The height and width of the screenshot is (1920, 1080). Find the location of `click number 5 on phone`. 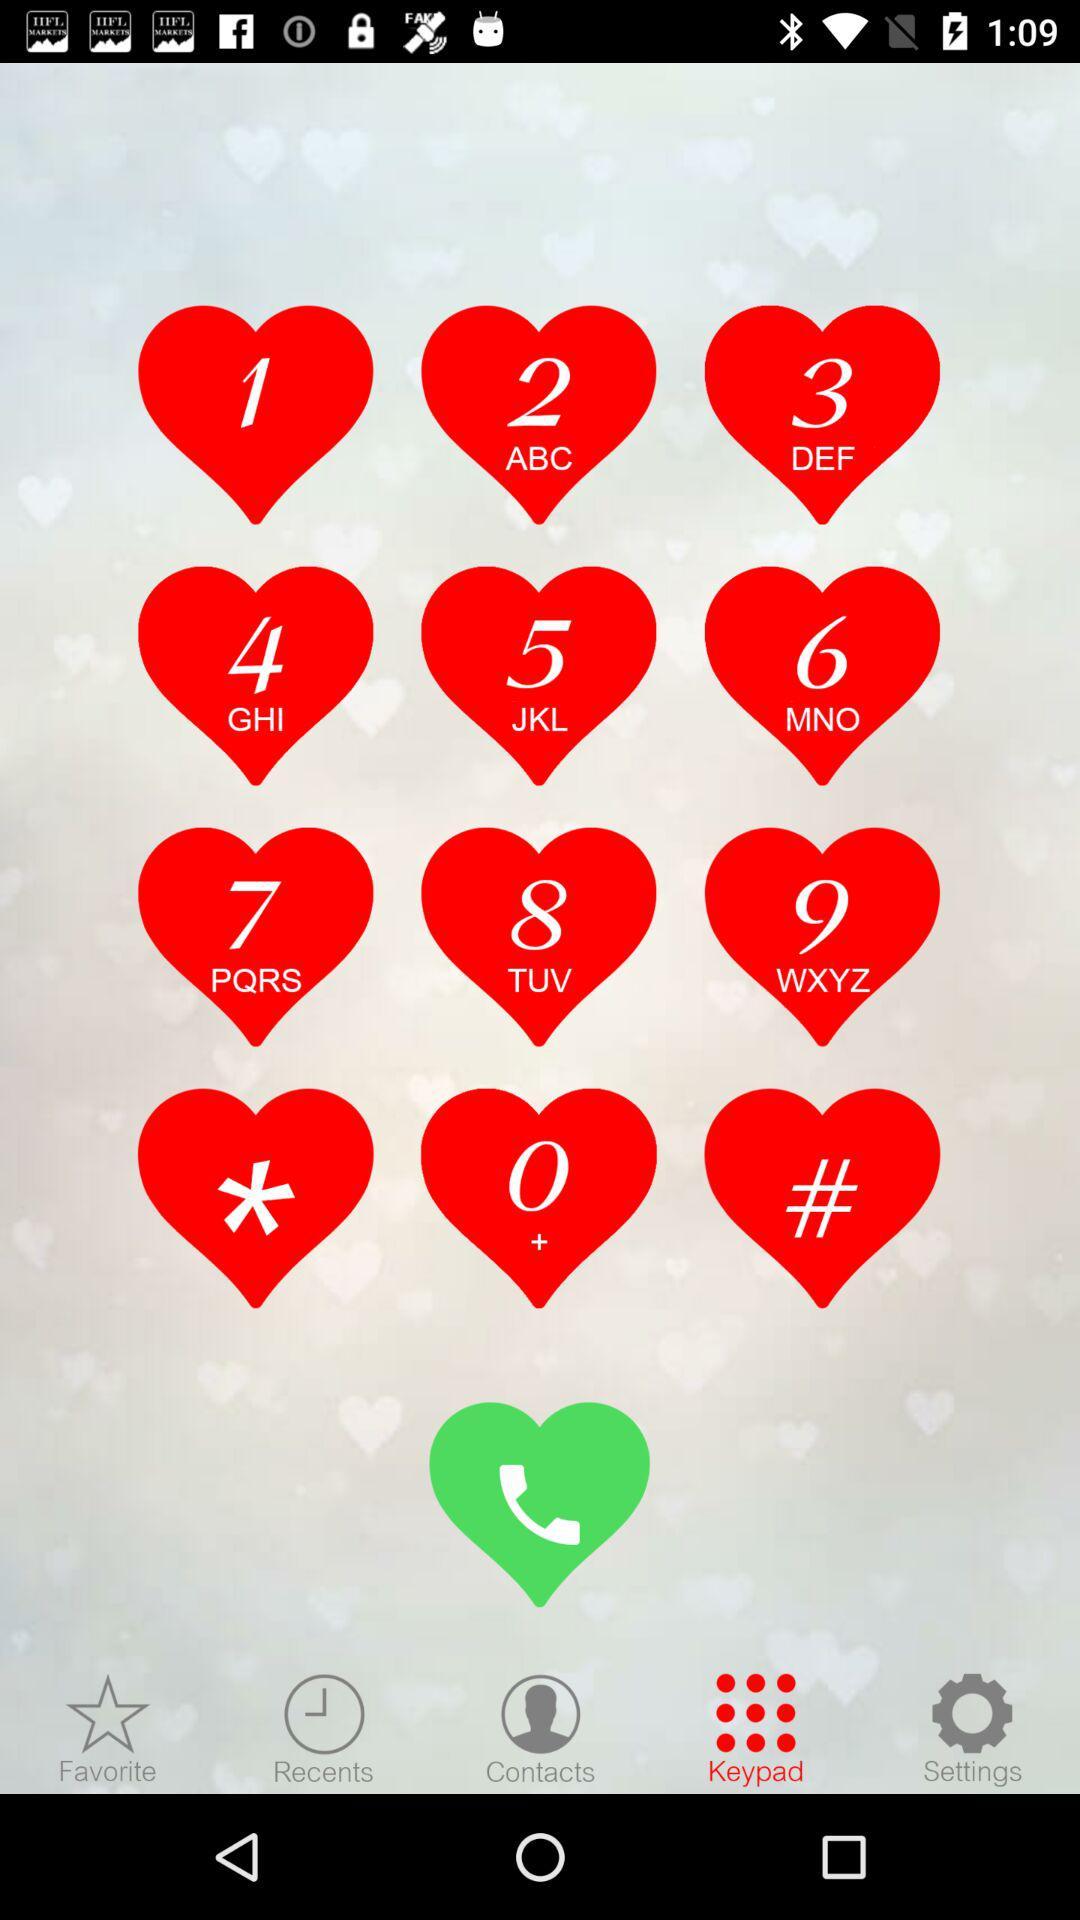

click number 5 on phone is located at coordinates (538, 675).